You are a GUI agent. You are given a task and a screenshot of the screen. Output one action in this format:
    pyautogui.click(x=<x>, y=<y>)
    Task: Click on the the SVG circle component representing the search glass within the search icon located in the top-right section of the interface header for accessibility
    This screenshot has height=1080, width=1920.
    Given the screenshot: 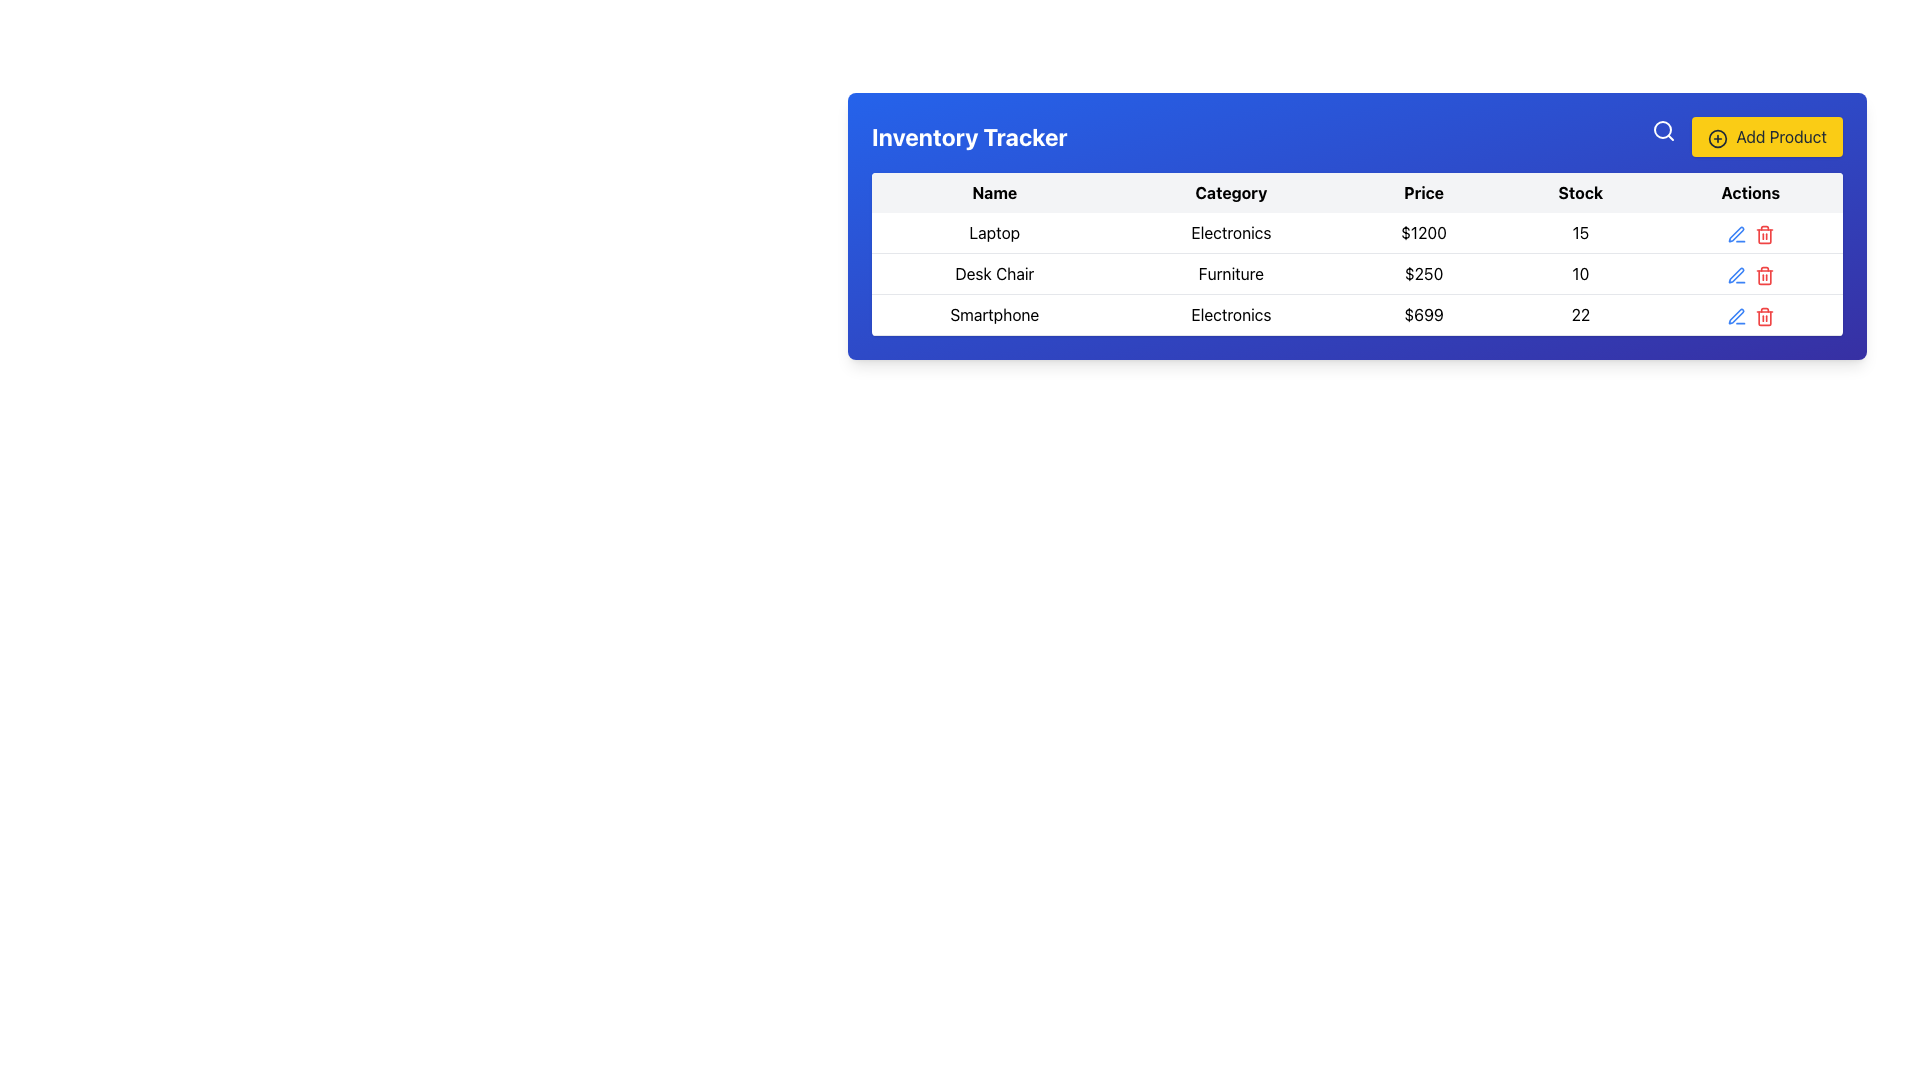 What is the action you would take?
    pyautogui.click(x=1663, y=130)
    